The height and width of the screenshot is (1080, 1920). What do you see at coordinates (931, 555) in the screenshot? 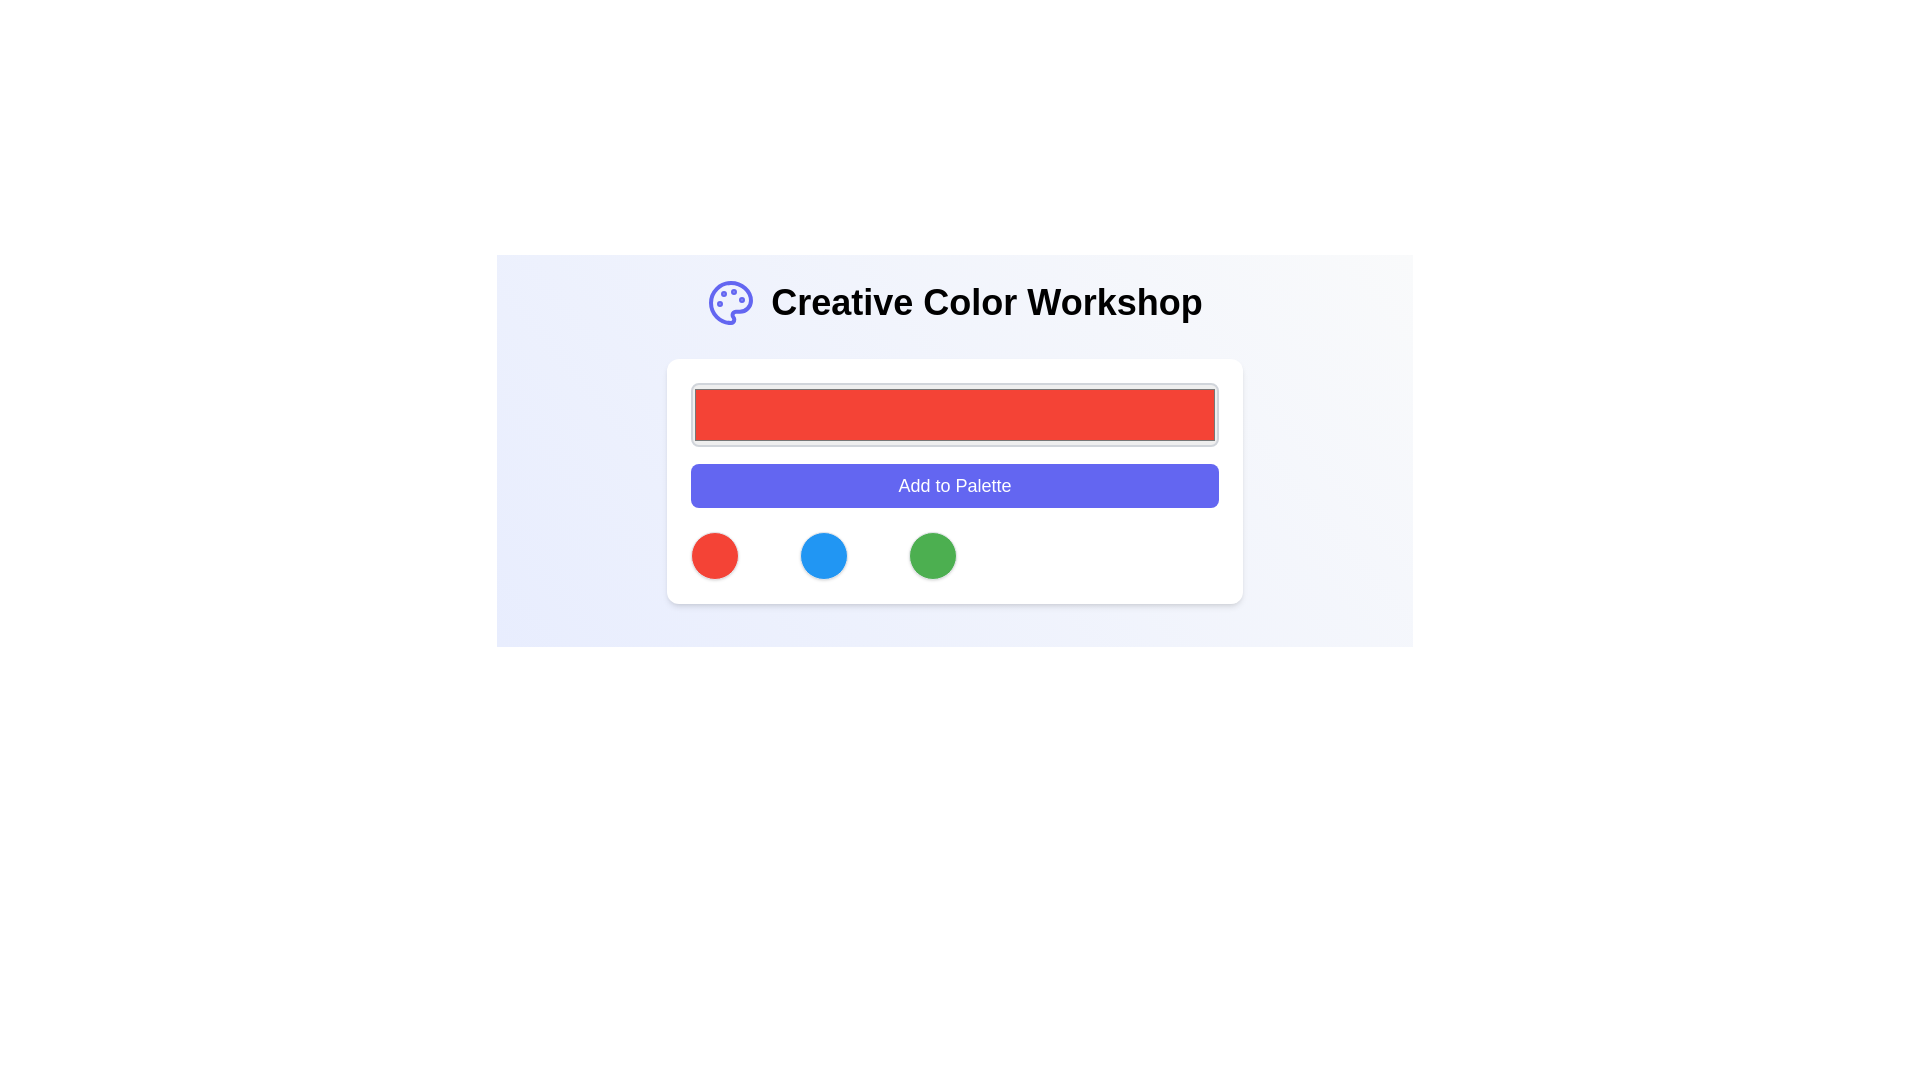
I see `the green color indicator circle, which is the third in a horizontal grouping of three circles located at the bottom-center of the interface` at bounding box center [931, 555].